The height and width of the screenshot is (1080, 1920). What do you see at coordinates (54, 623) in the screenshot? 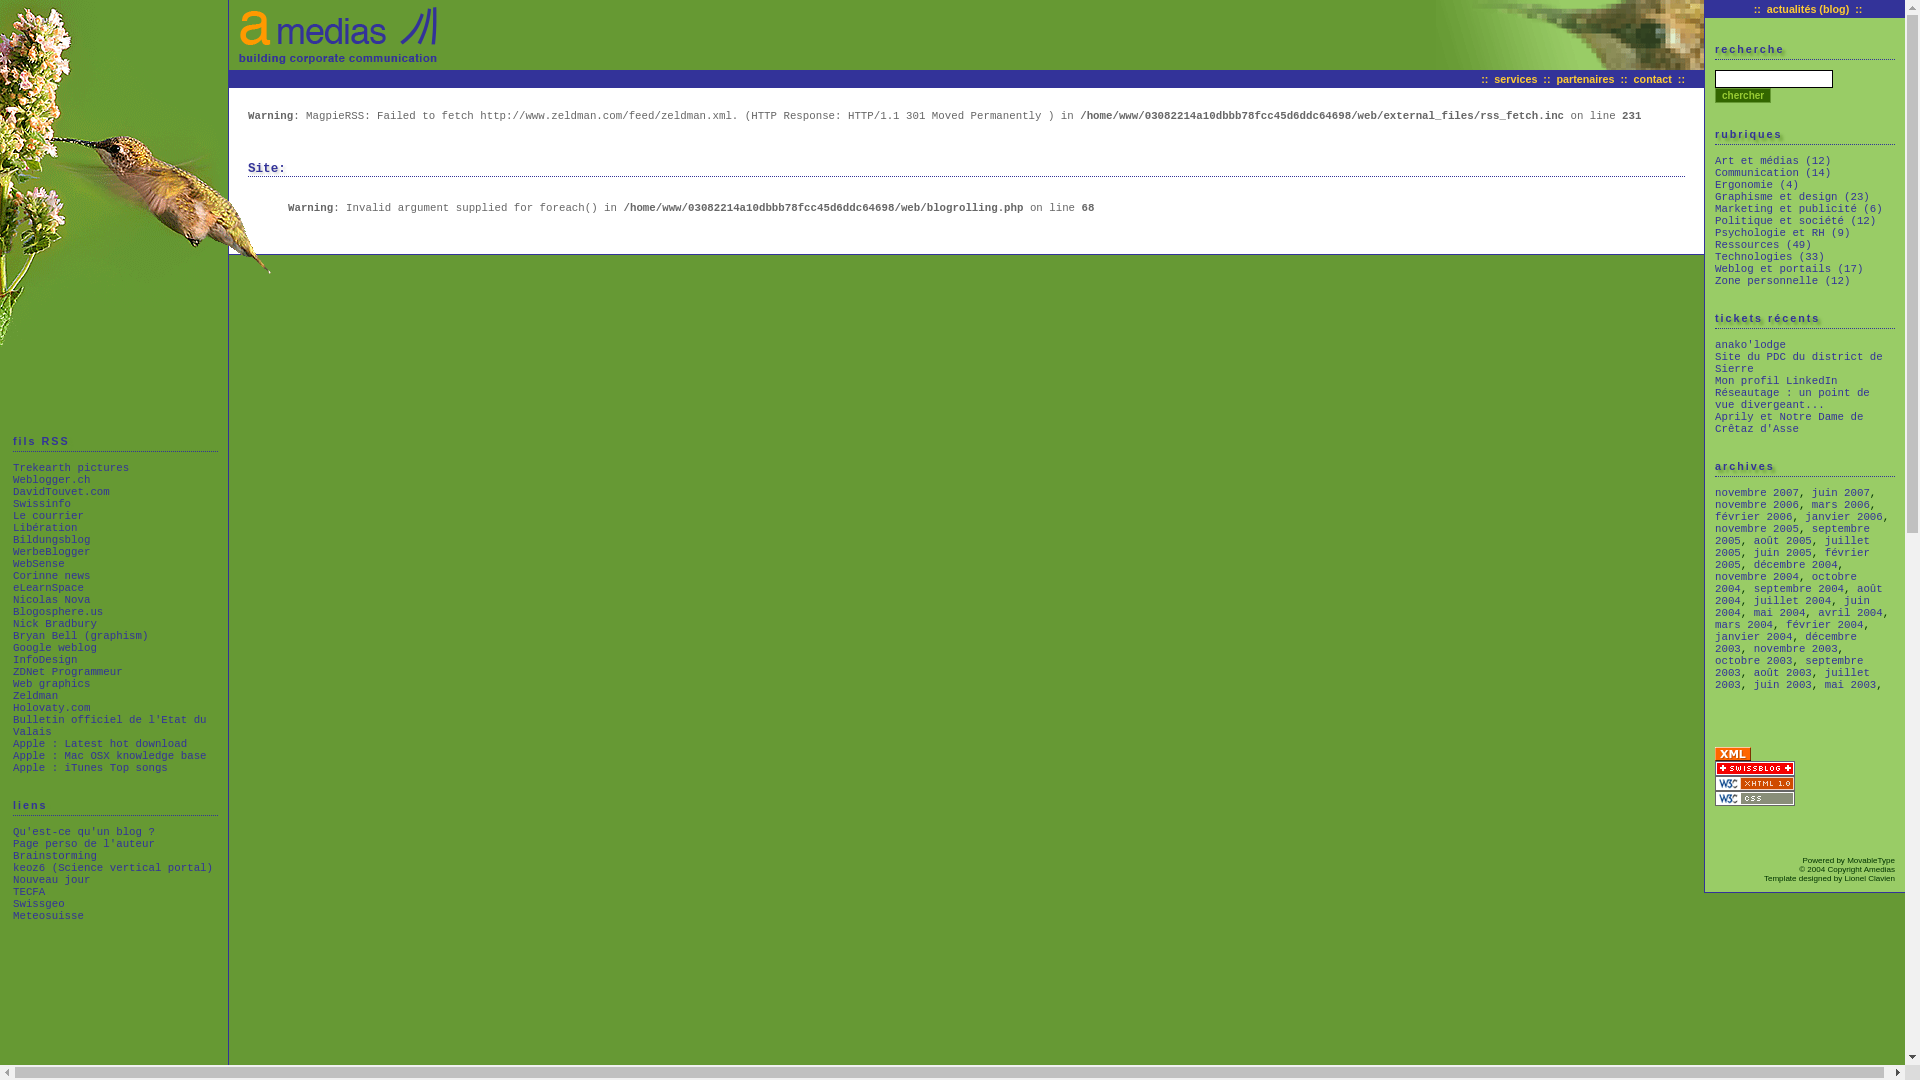
I see `'Nick Bradbury'` at bounding box center [54, 623].